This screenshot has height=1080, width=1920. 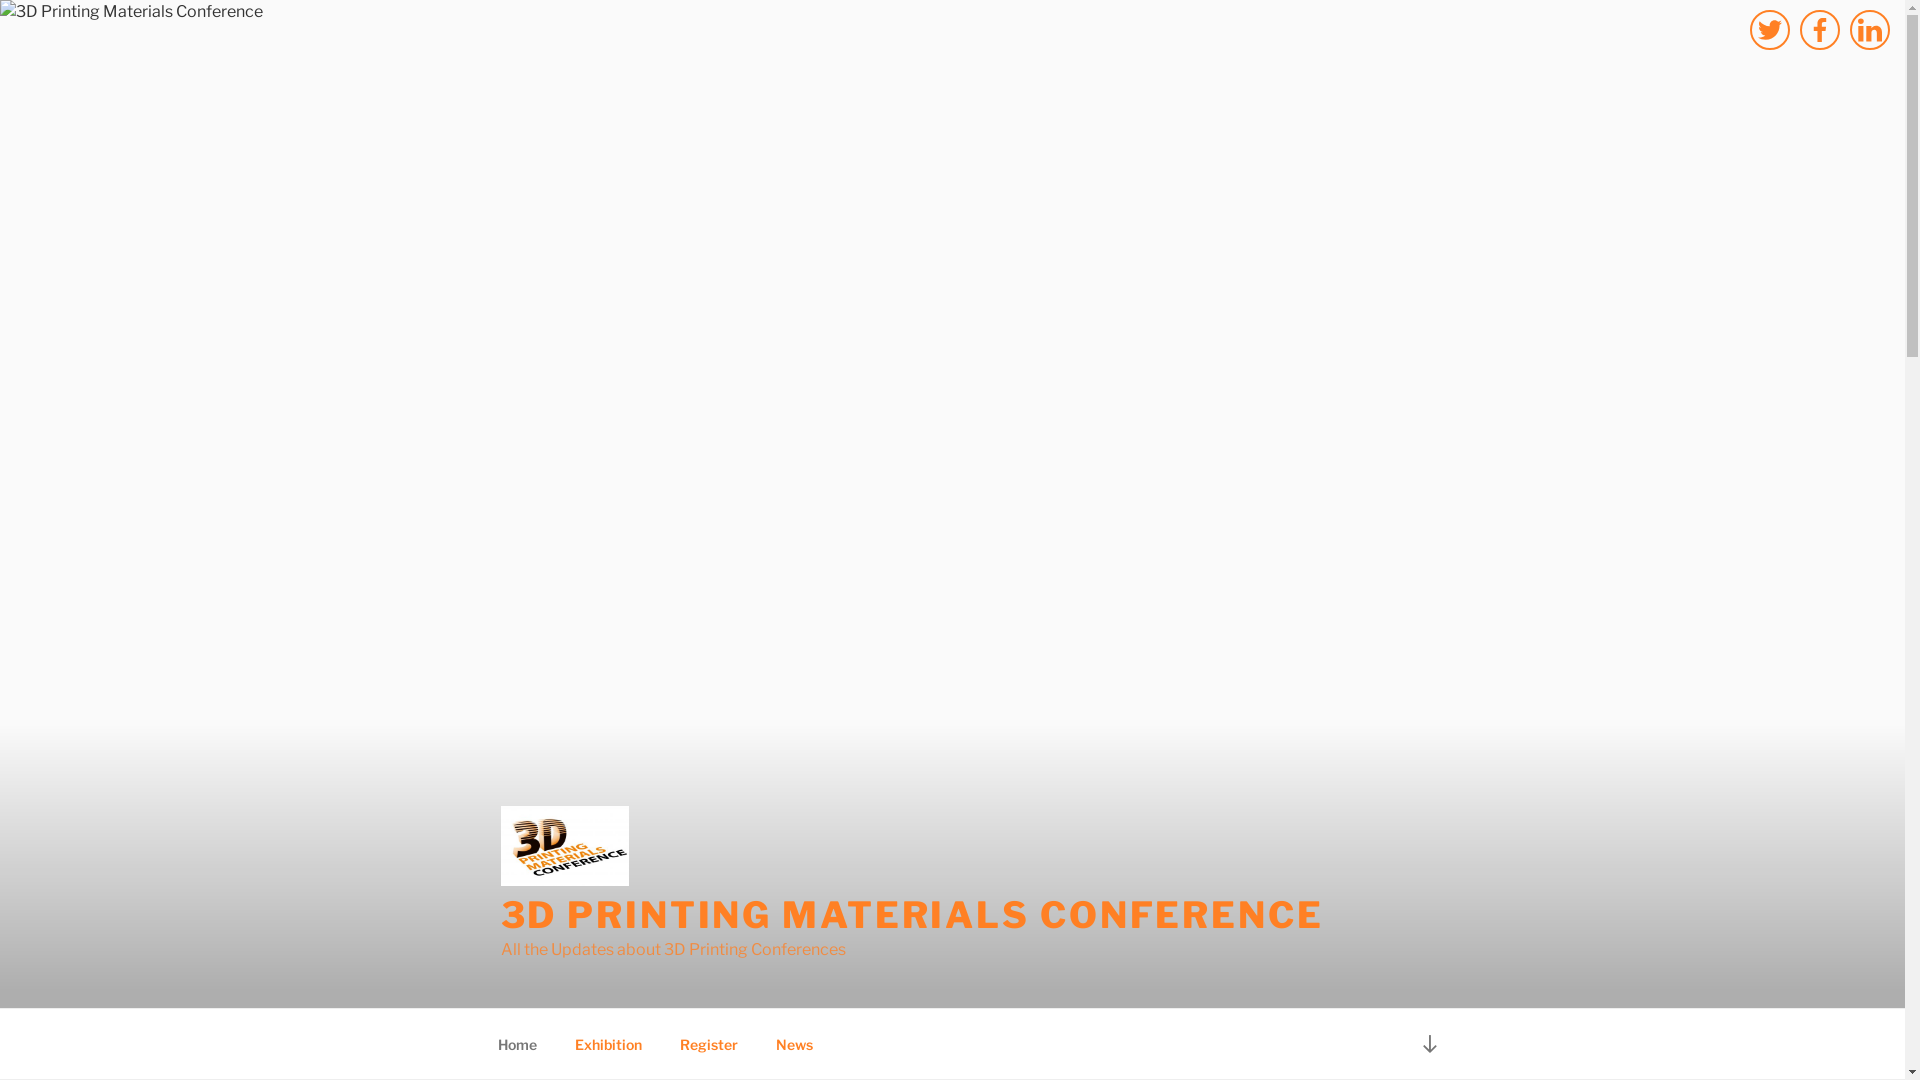 I want to click on 'News', so click(x=792, y=1043).